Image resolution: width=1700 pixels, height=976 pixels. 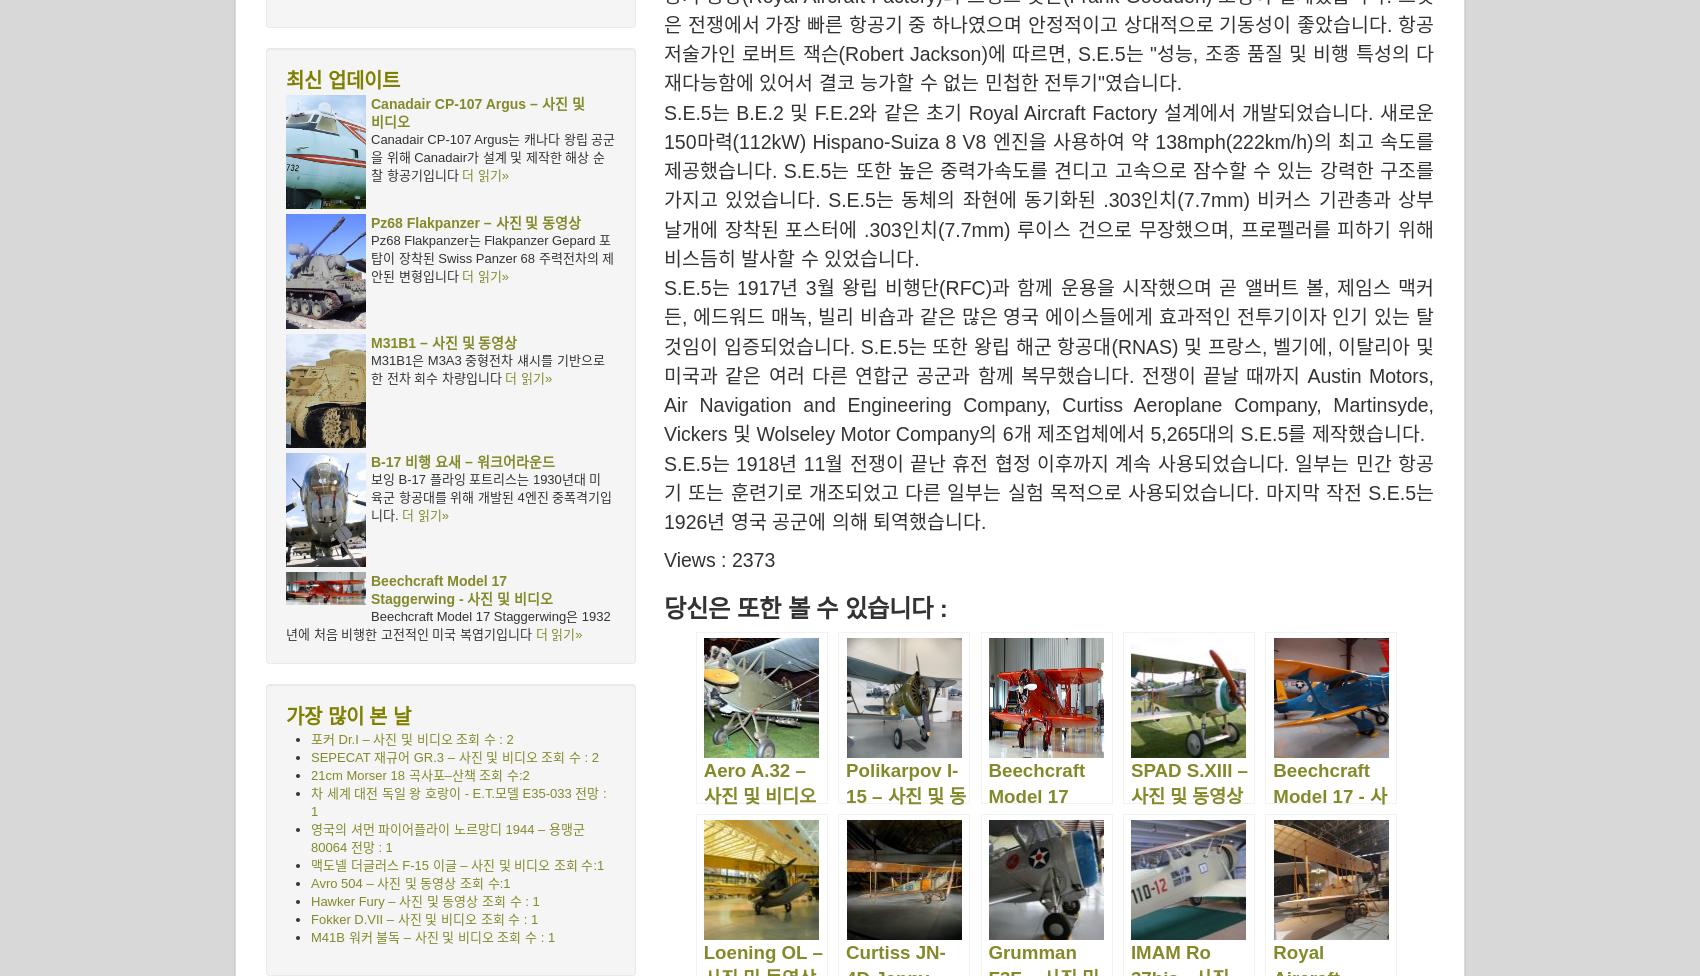 I want to click on 'M31B1 – 사진 및 동영상', so click(x=444, y=341).